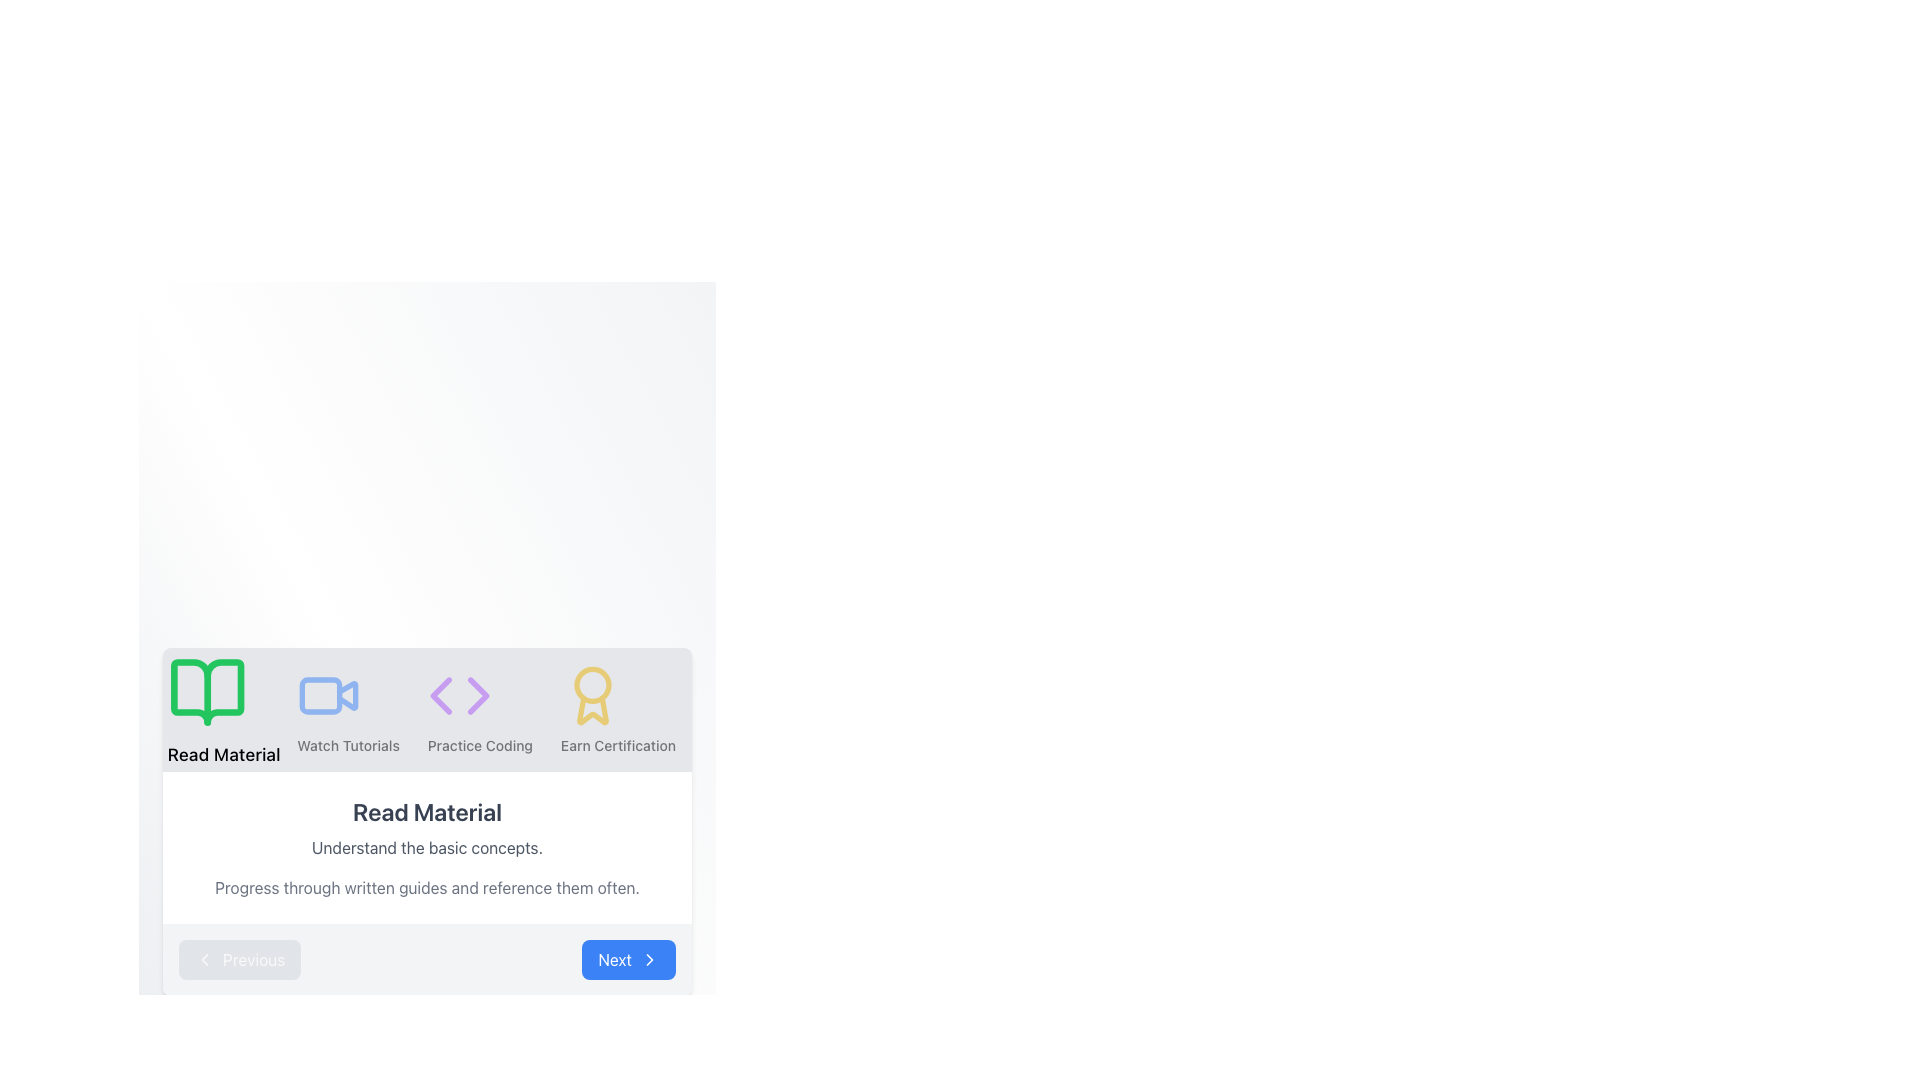  I want to click on the text label displaying 'Watch Tutorials', which is the second item in a horizontally aligned group of options, located below a video icon, between 'Read Material' and 'Practice Coding', so click(348, 745).